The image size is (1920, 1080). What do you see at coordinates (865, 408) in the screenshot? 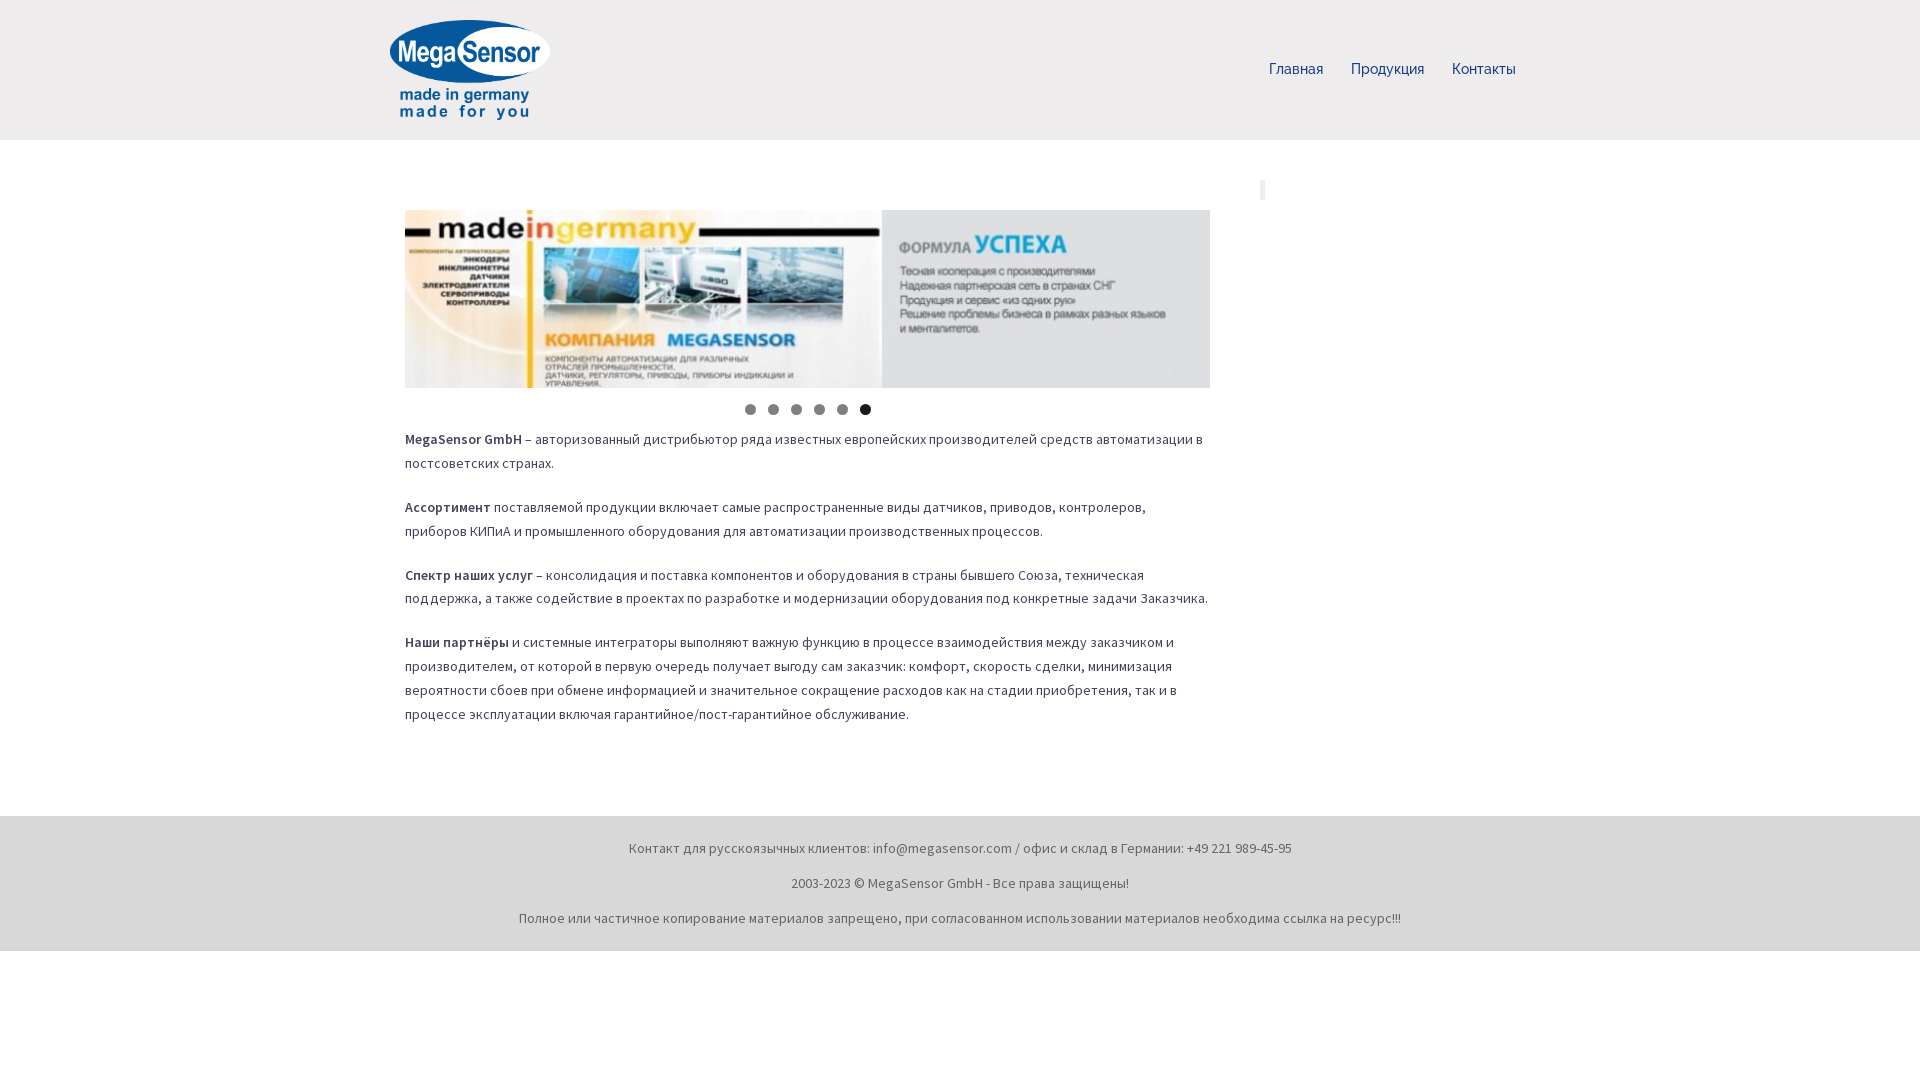
I see `'6'` at bounding box center [865, 408].